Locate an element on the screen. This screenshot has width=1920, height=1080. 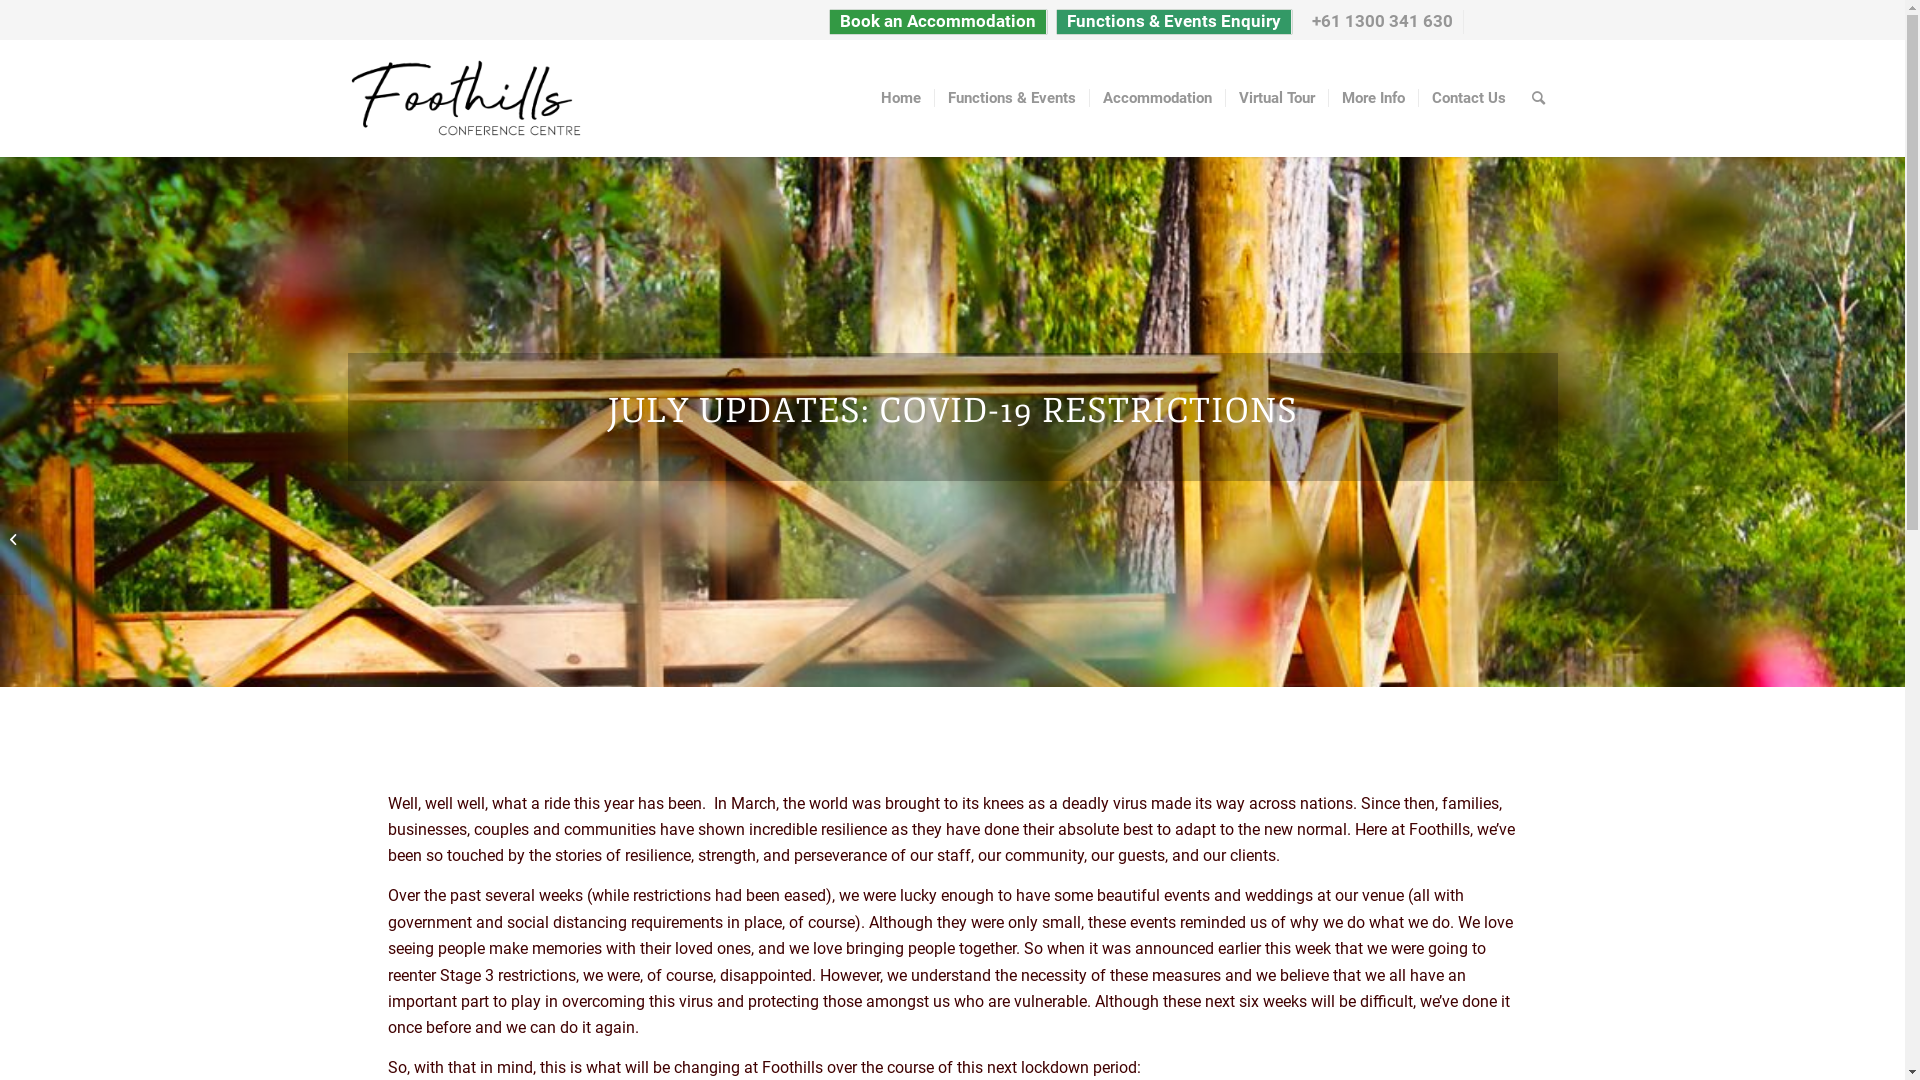
'+61 1300 341 630' is located at coordinates (1381, 22).